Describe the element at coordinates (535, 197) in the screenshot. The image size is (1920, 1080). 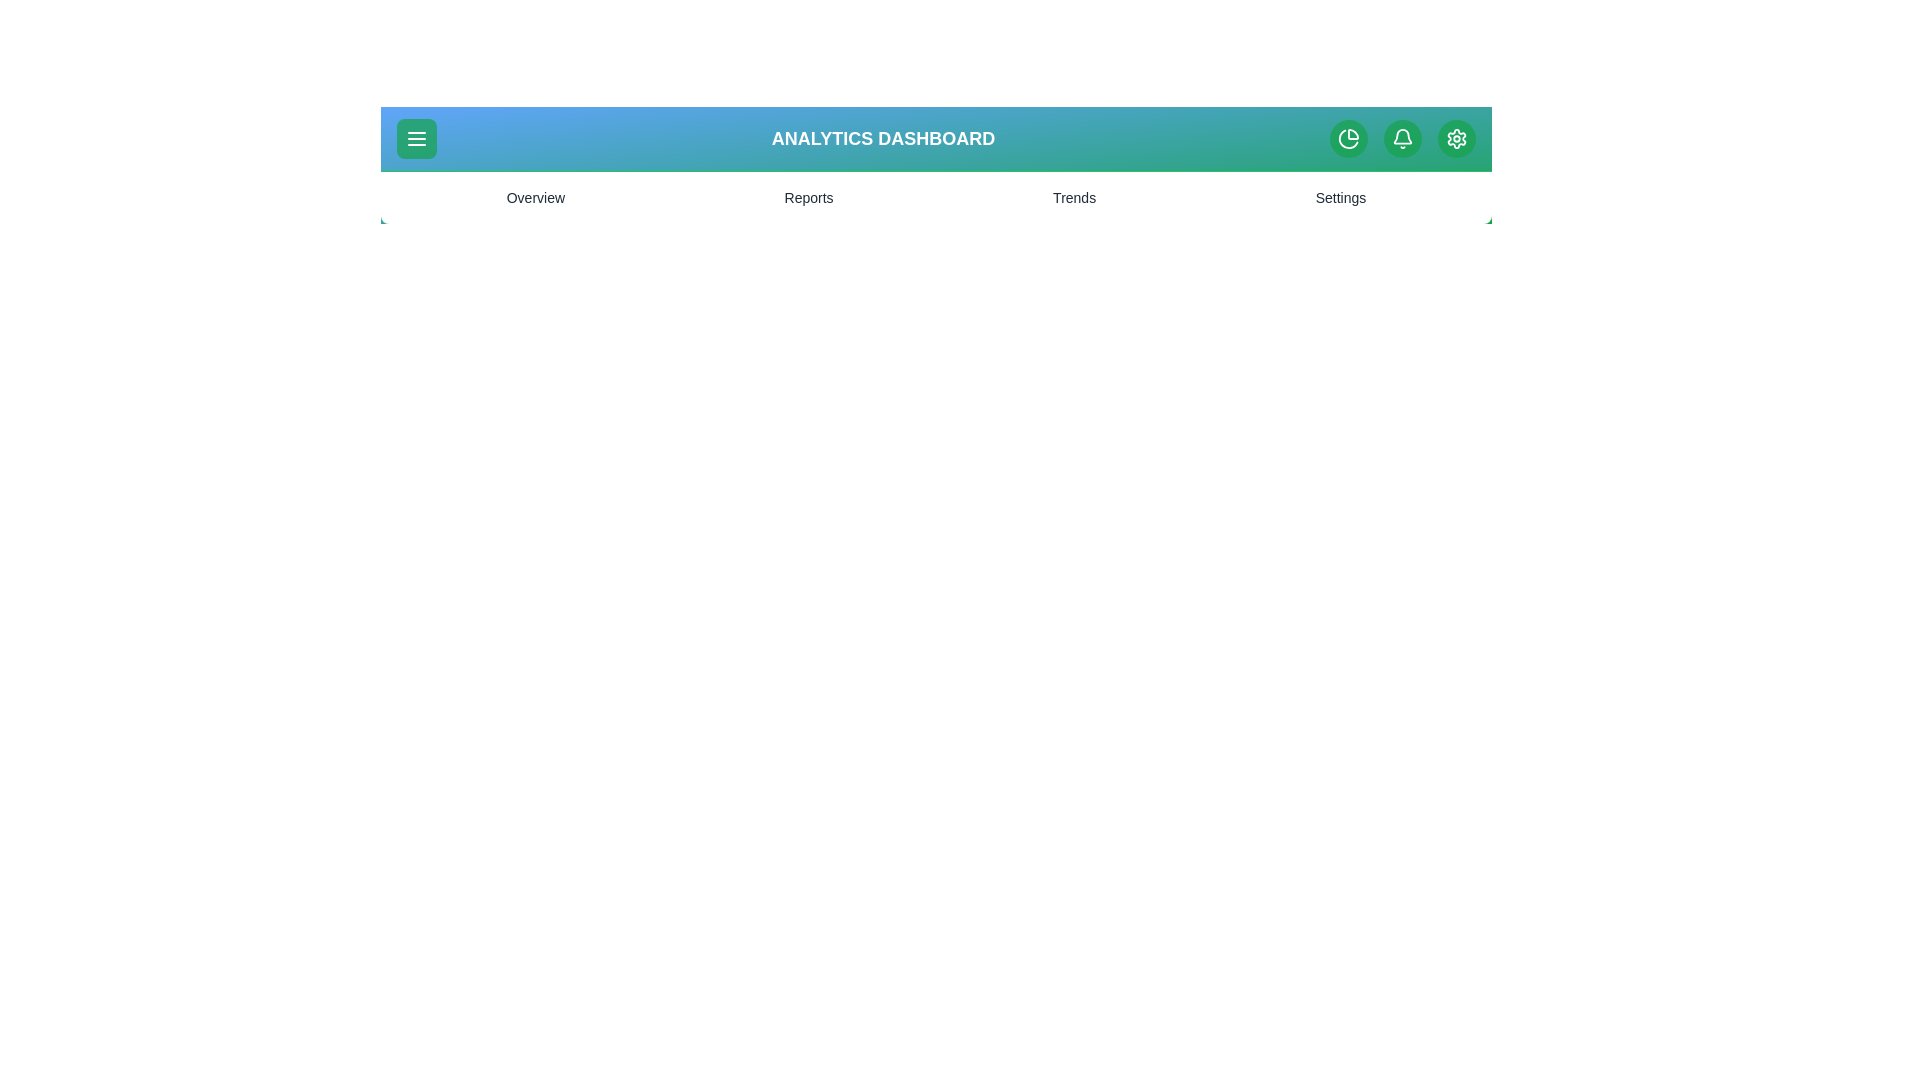
I see `the Overview menu item to navigate to the corresponding section` at that location.